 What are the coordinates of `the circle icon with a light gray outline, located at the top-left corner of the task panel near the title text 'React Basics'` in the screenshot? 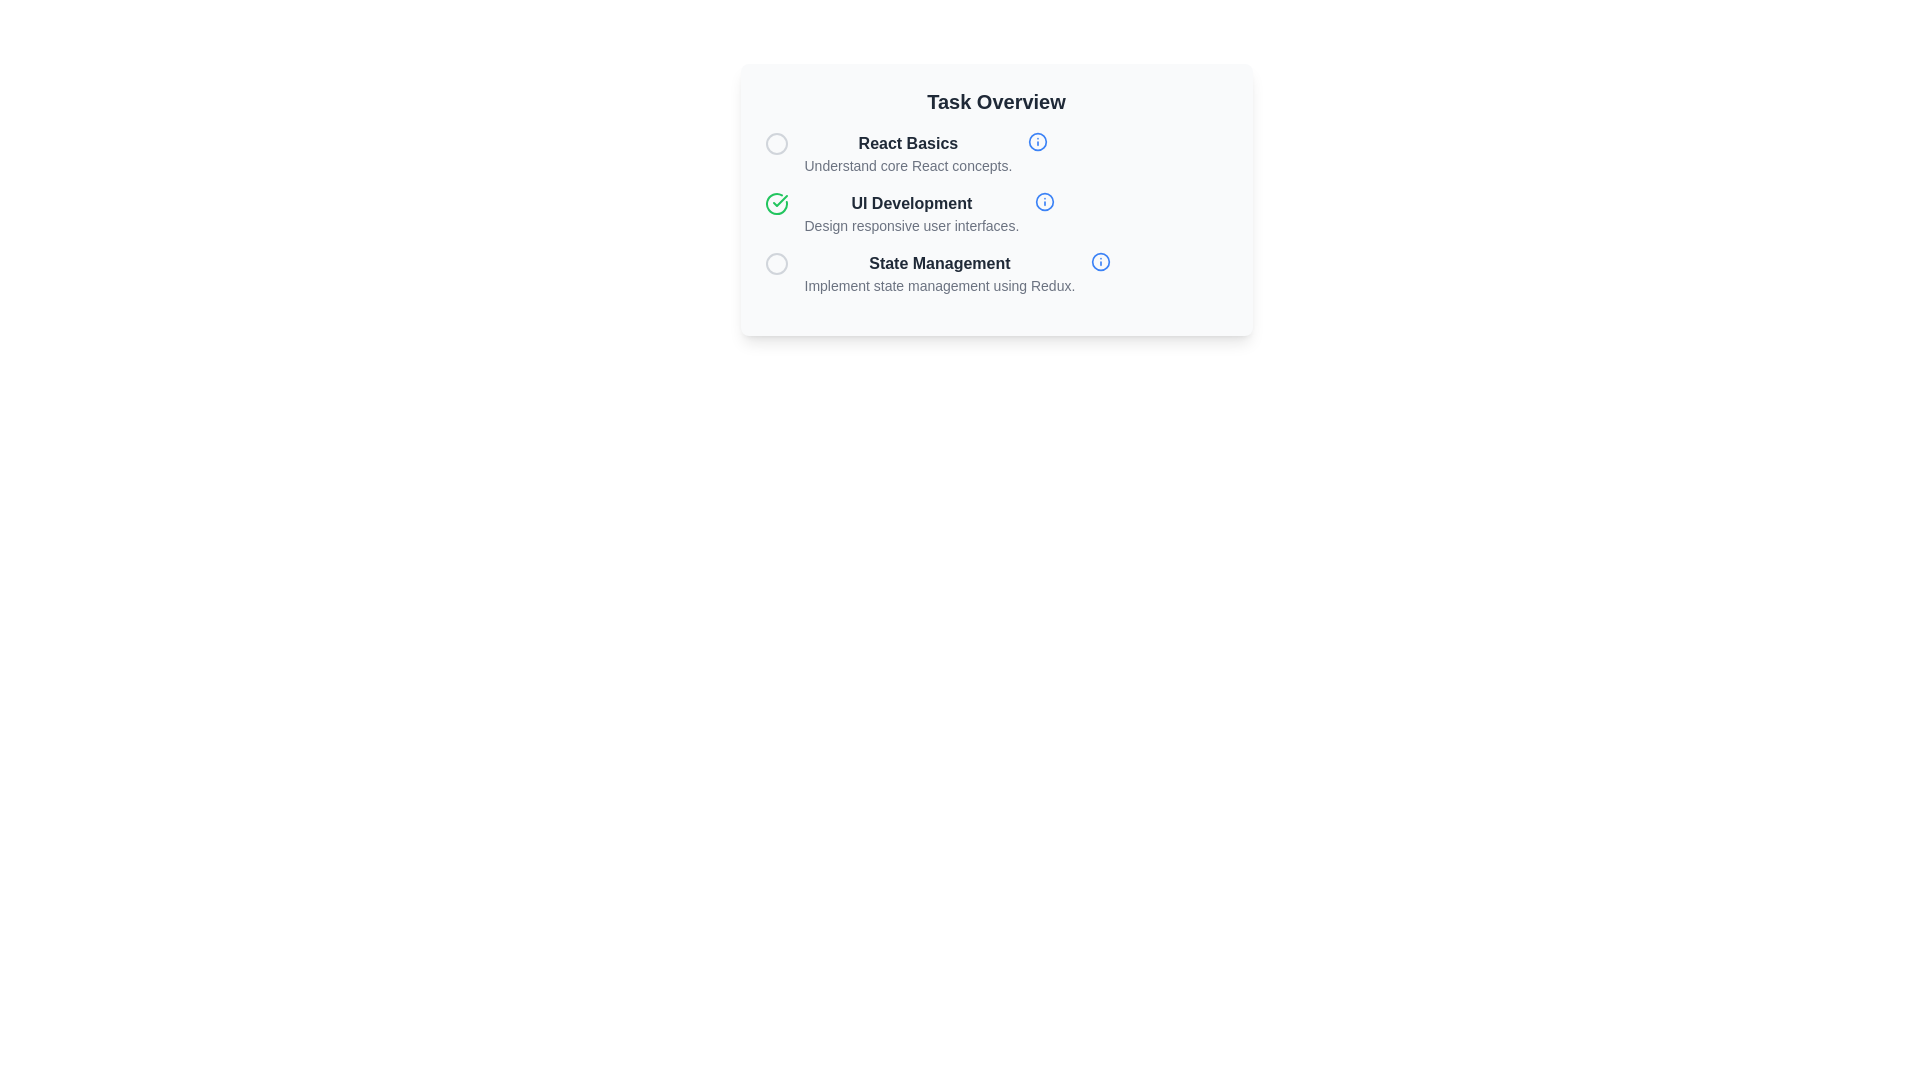 It's located at (775, 142).